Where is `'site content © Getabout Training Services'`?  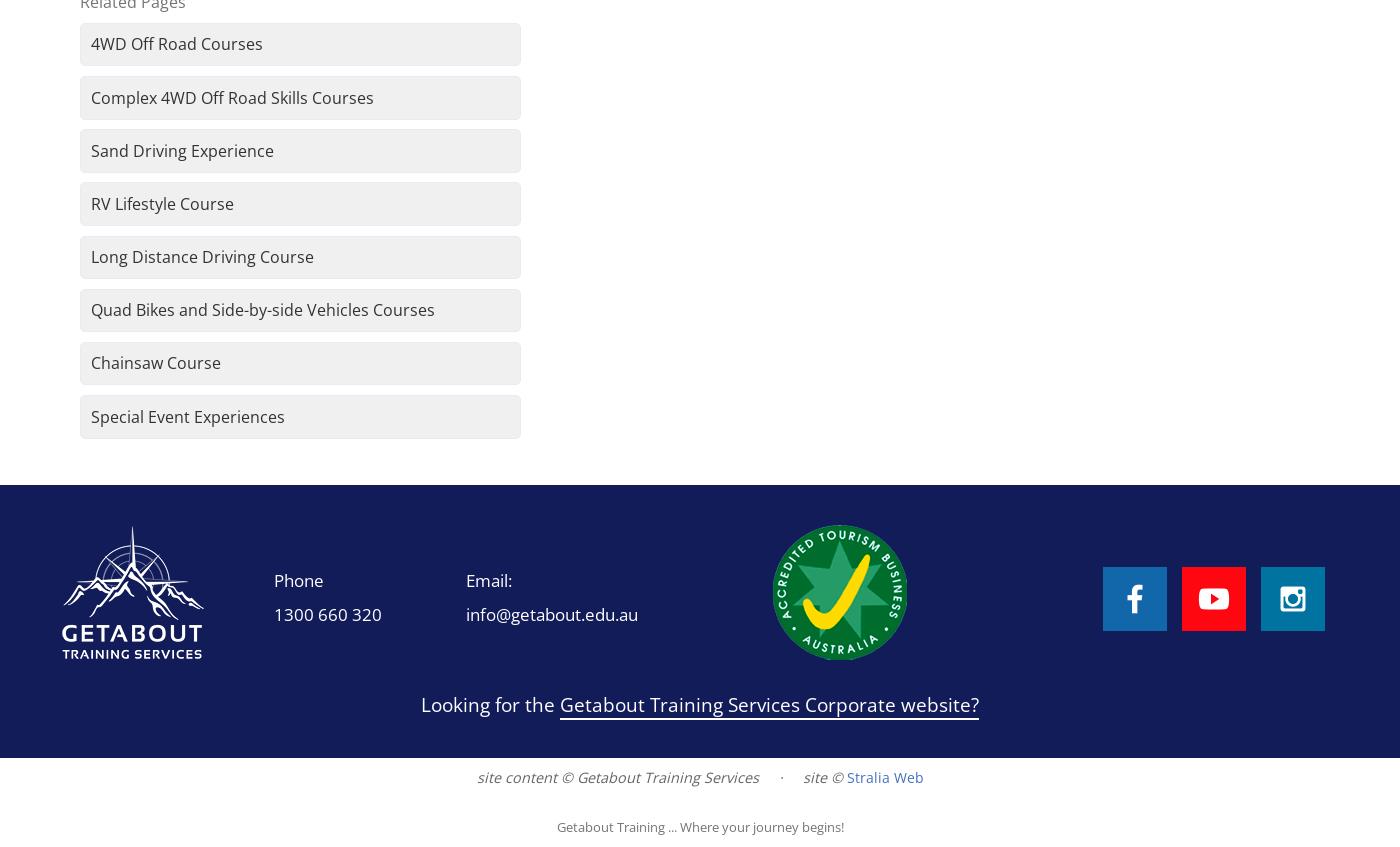 'site content © Getabout Training Services' is located at coordinates (476, 776).